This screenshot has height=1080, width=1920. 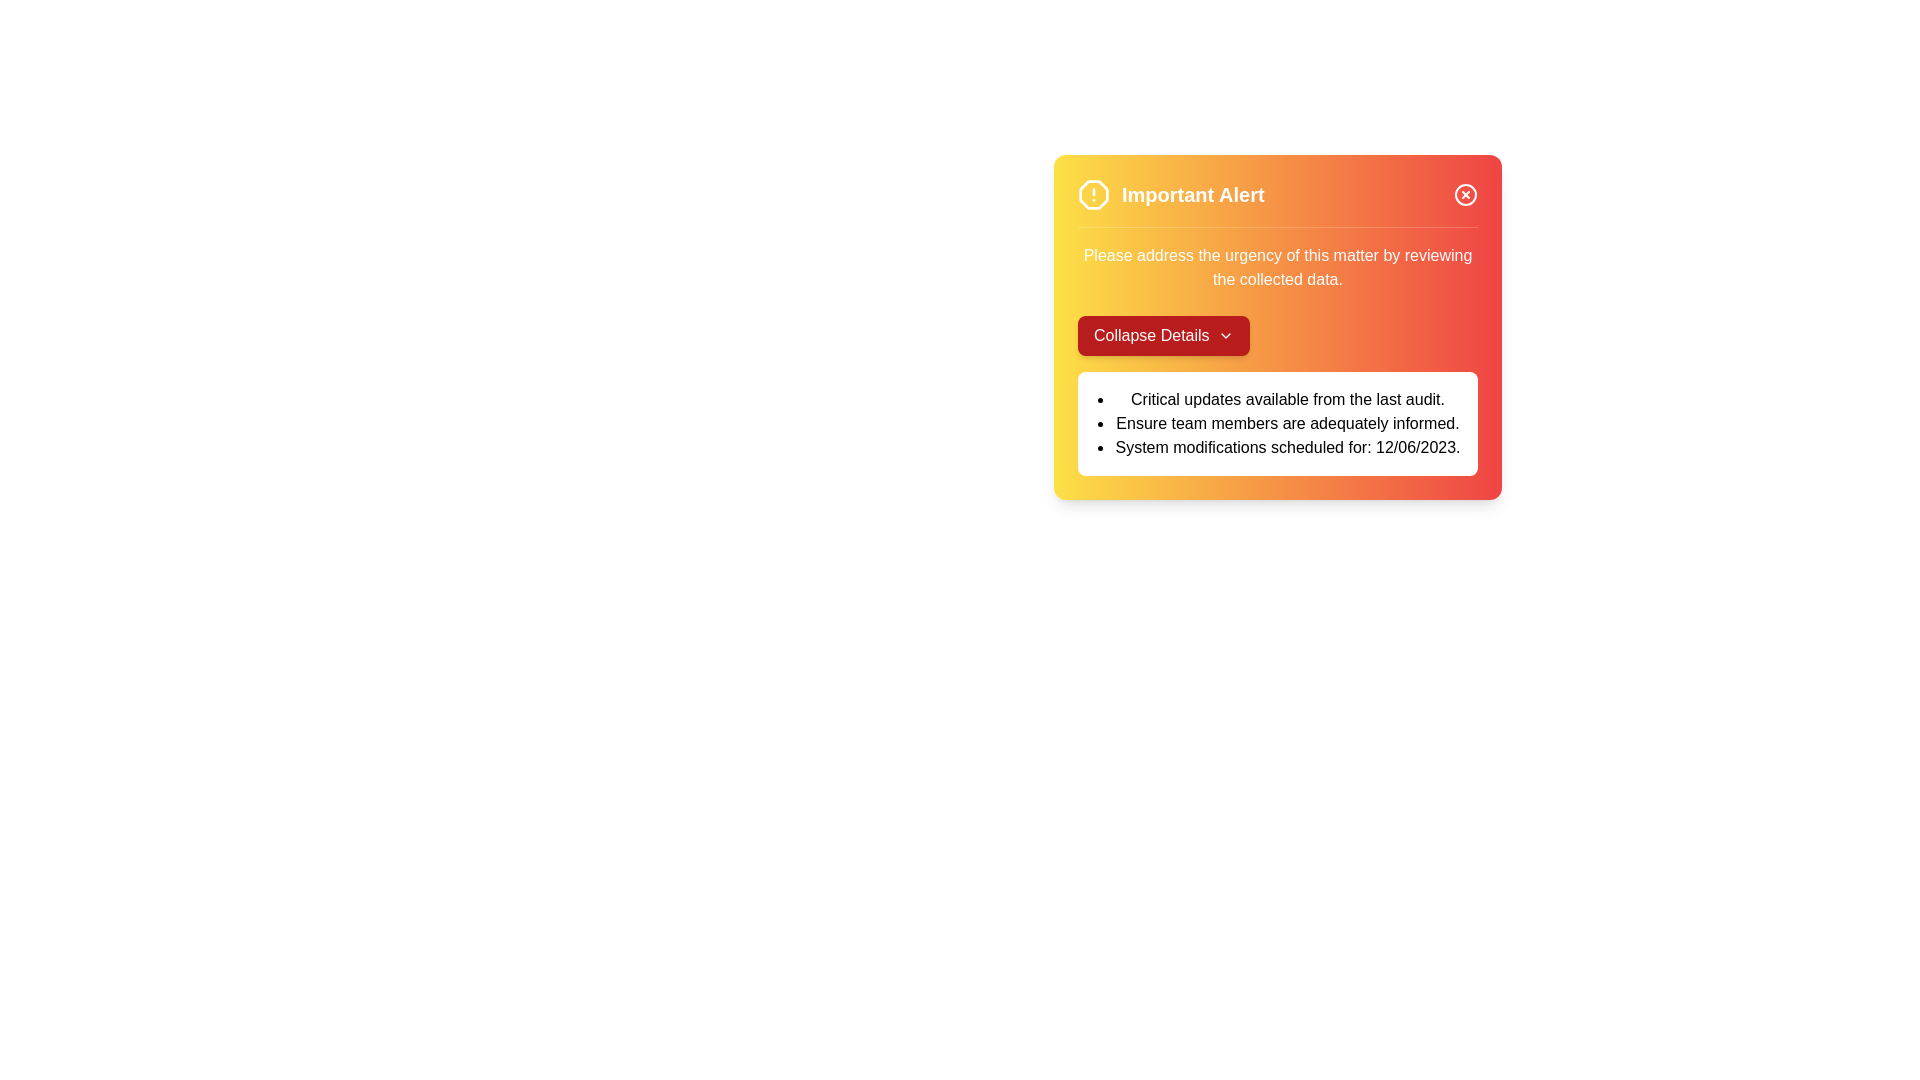 I want to click on close button to dismiss the notification, so click(x=1465, y=195).